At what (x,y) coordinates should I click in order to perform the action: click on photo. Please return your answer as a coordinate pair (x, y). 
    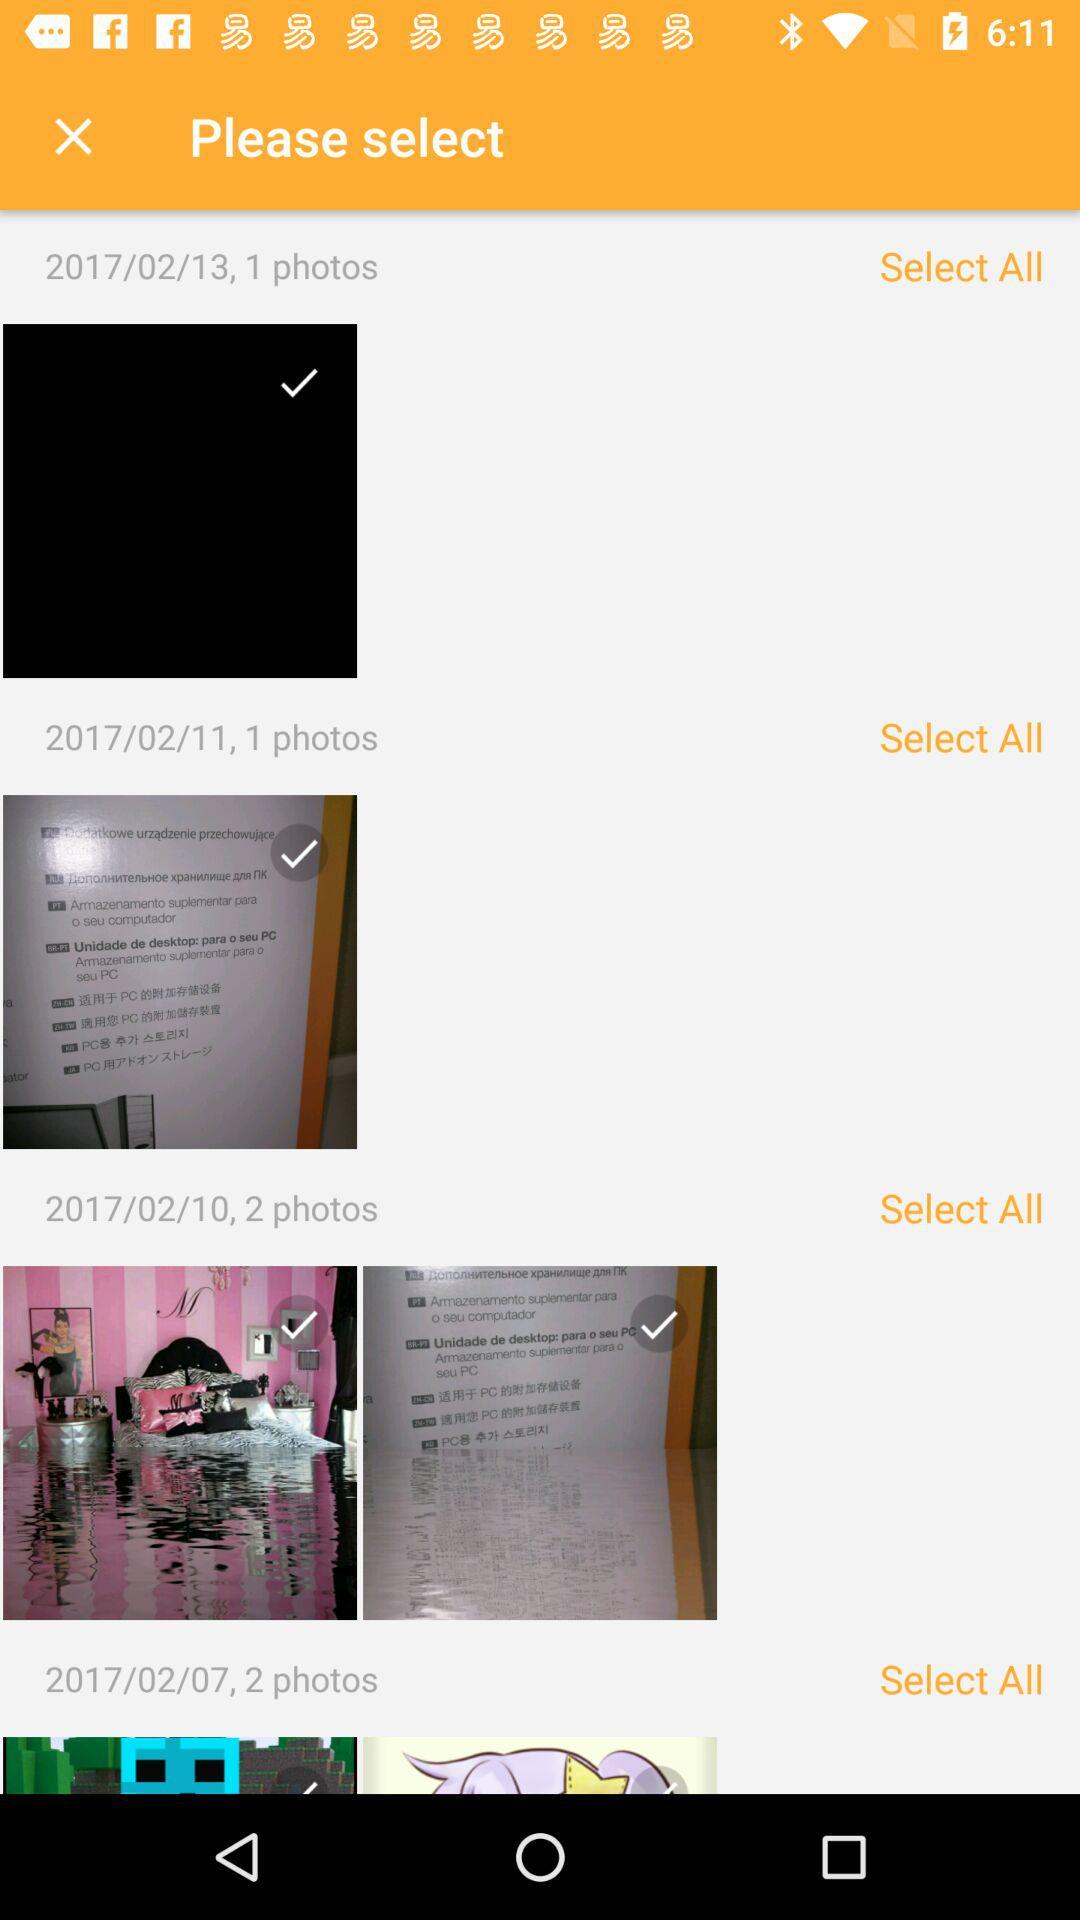
    Looking at the image, I should click on (180, 971).